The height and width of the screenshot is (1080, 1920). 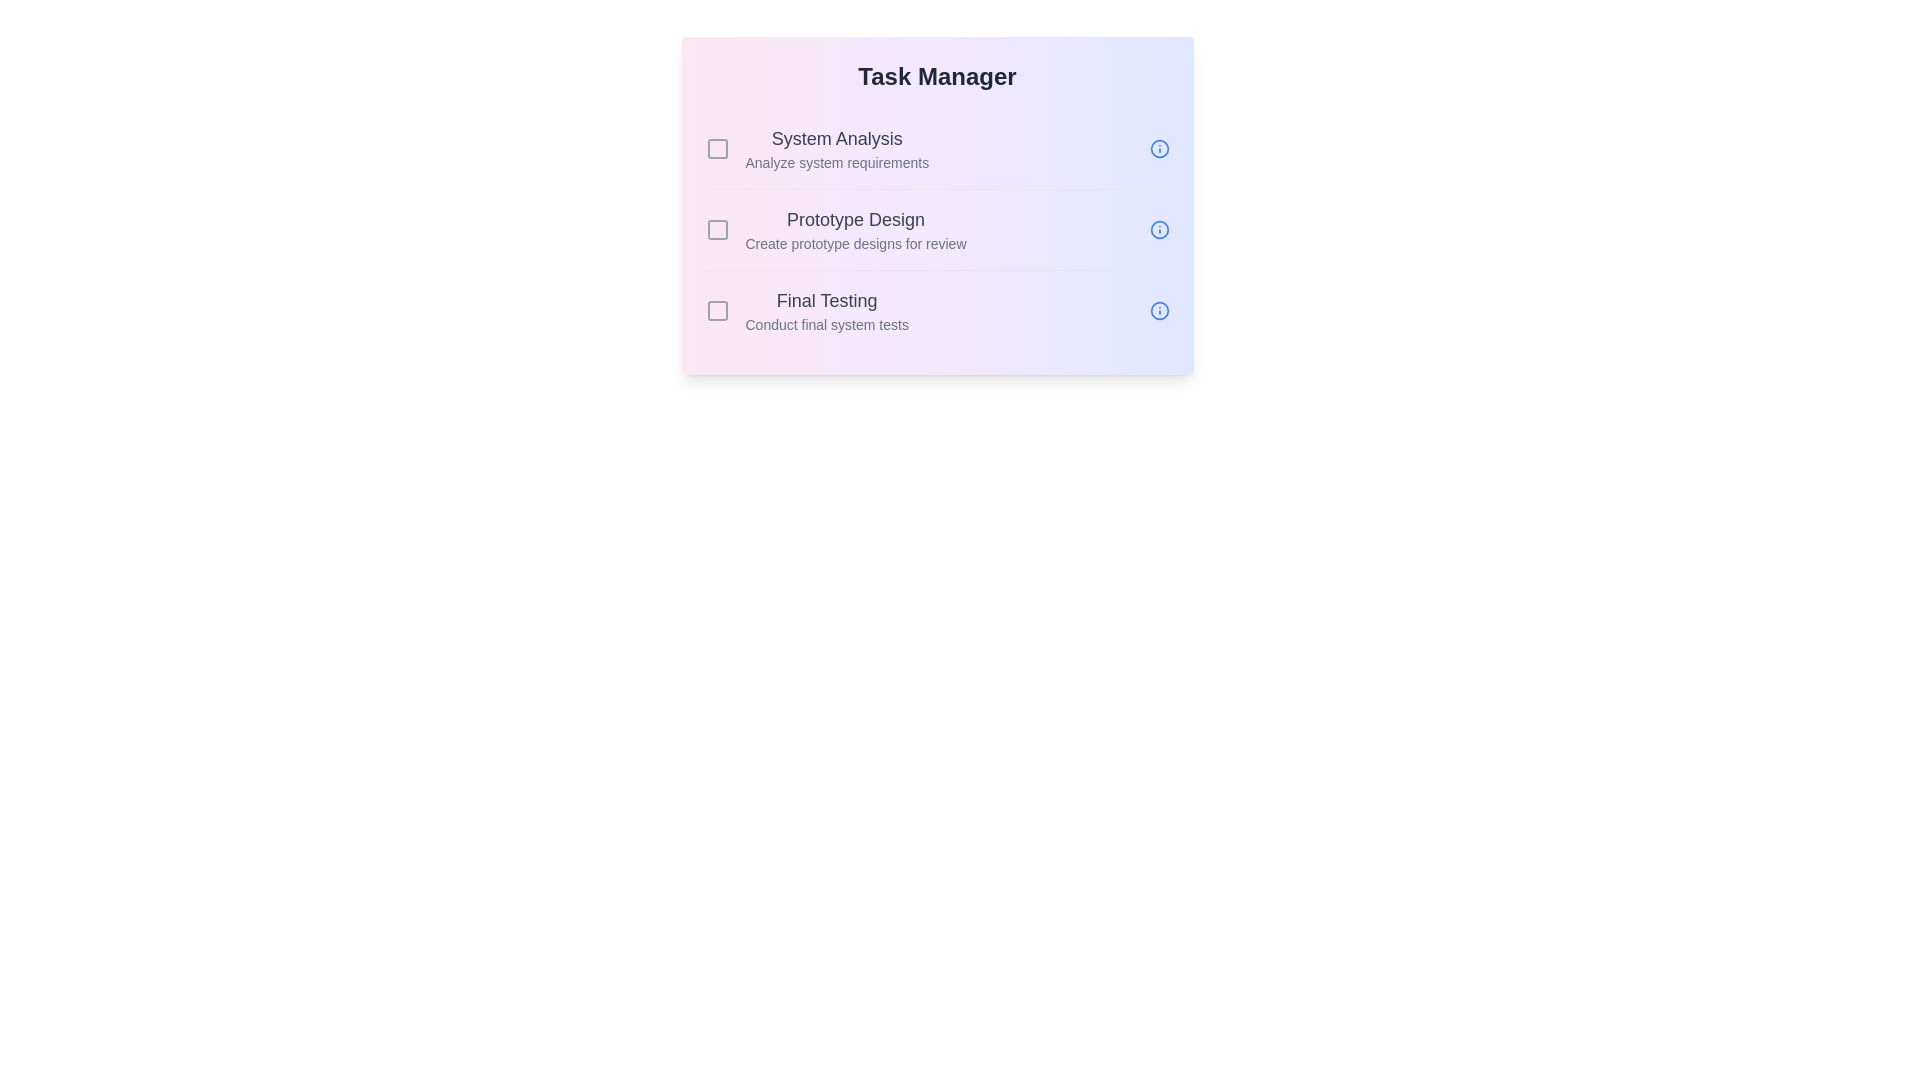 What do you see at coordinates (837, 137) in the screenshot?
I see `the task name text for System Analysis` at bounding box center [837, 137].